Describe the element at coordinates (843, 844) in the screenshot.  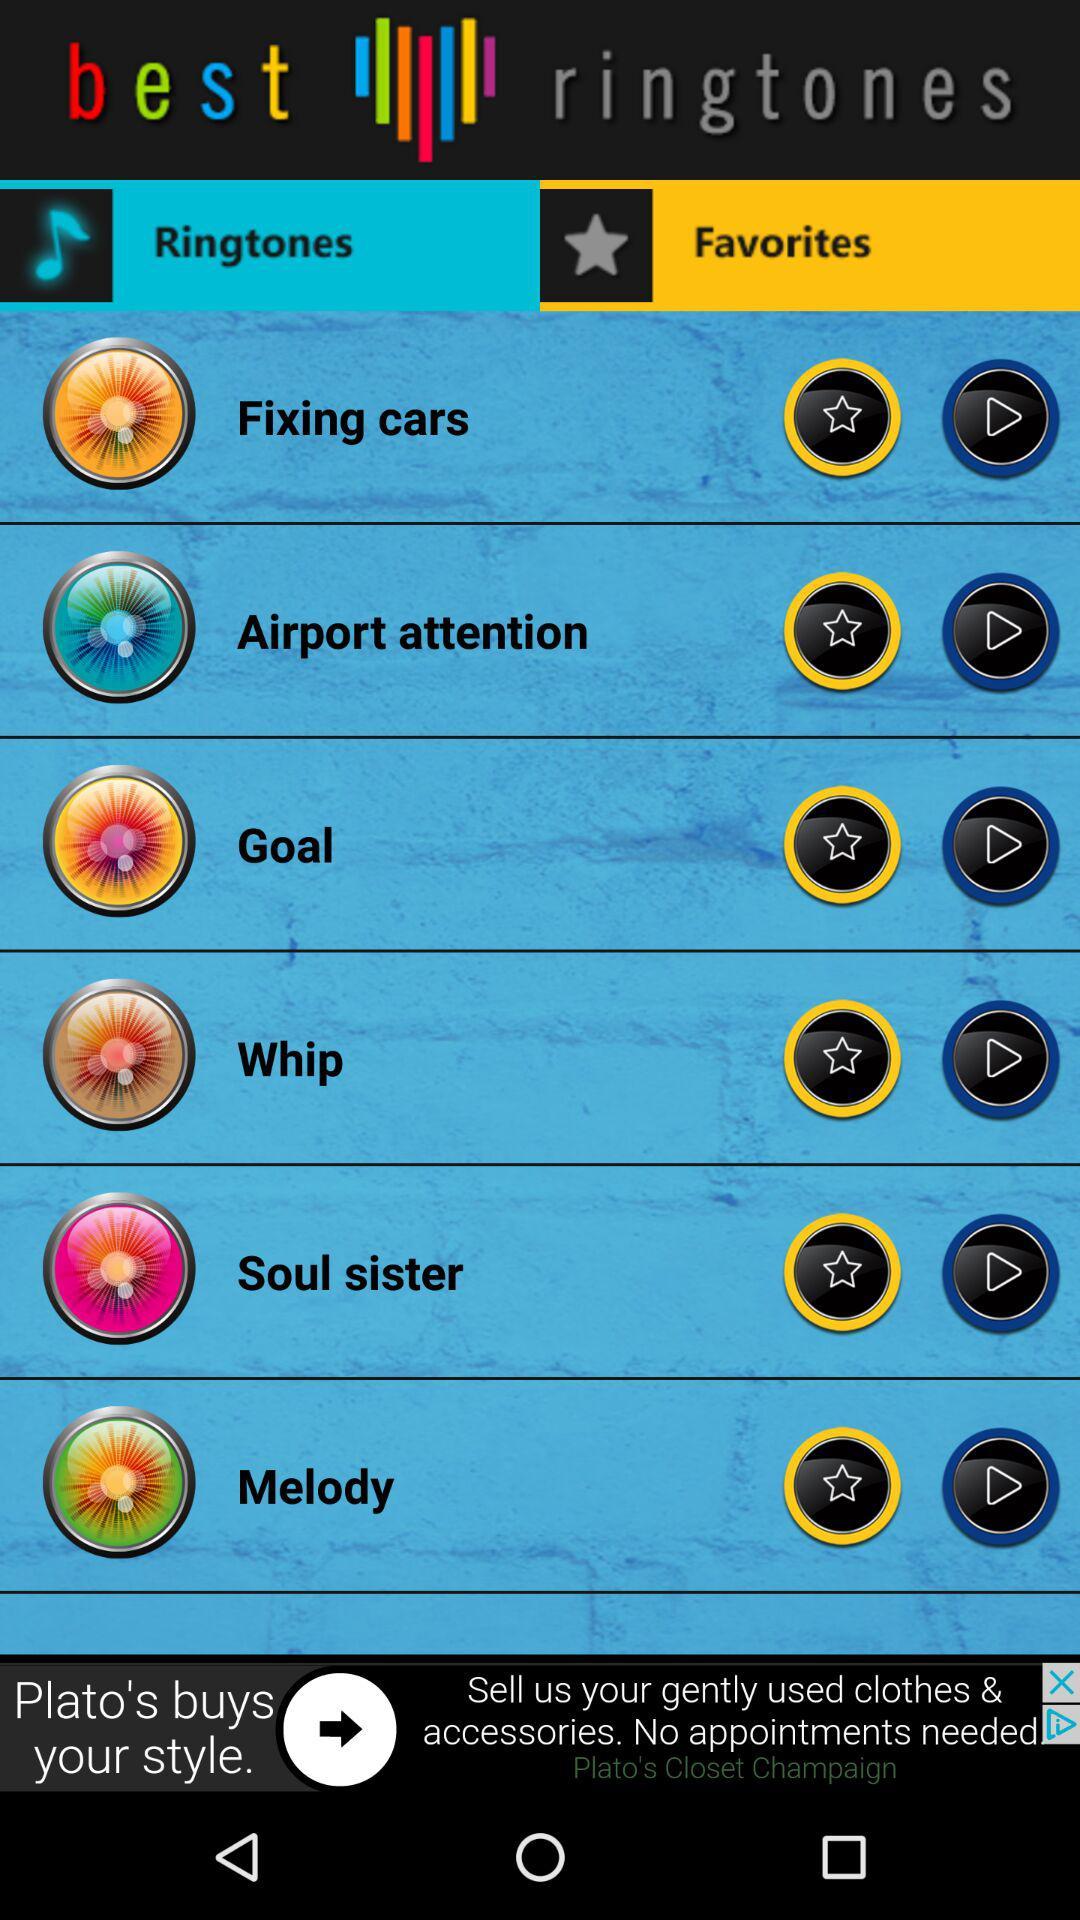
I see `giving rating to song` at that location.